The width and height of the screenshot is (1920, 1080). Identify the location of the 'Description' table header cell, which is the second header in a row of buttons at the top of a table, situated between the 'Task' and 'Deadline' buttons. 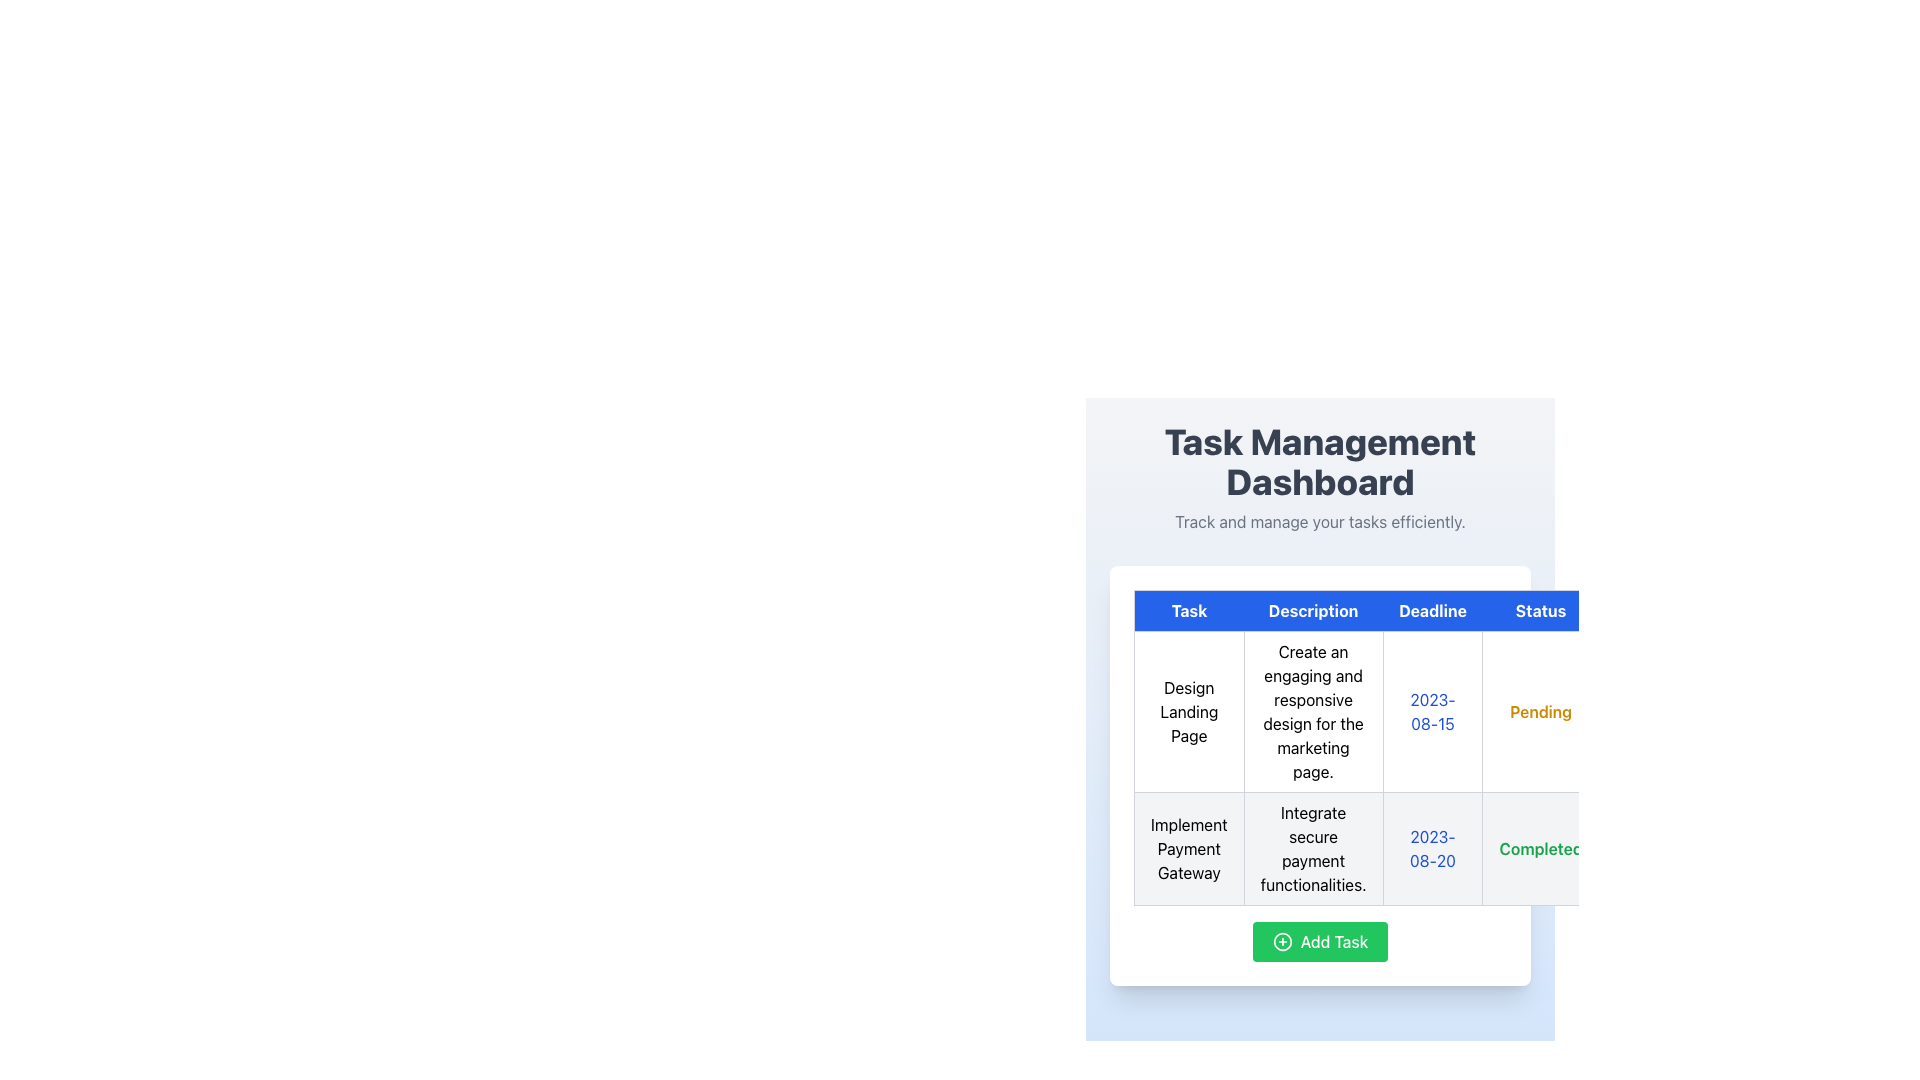
(1313, 609).